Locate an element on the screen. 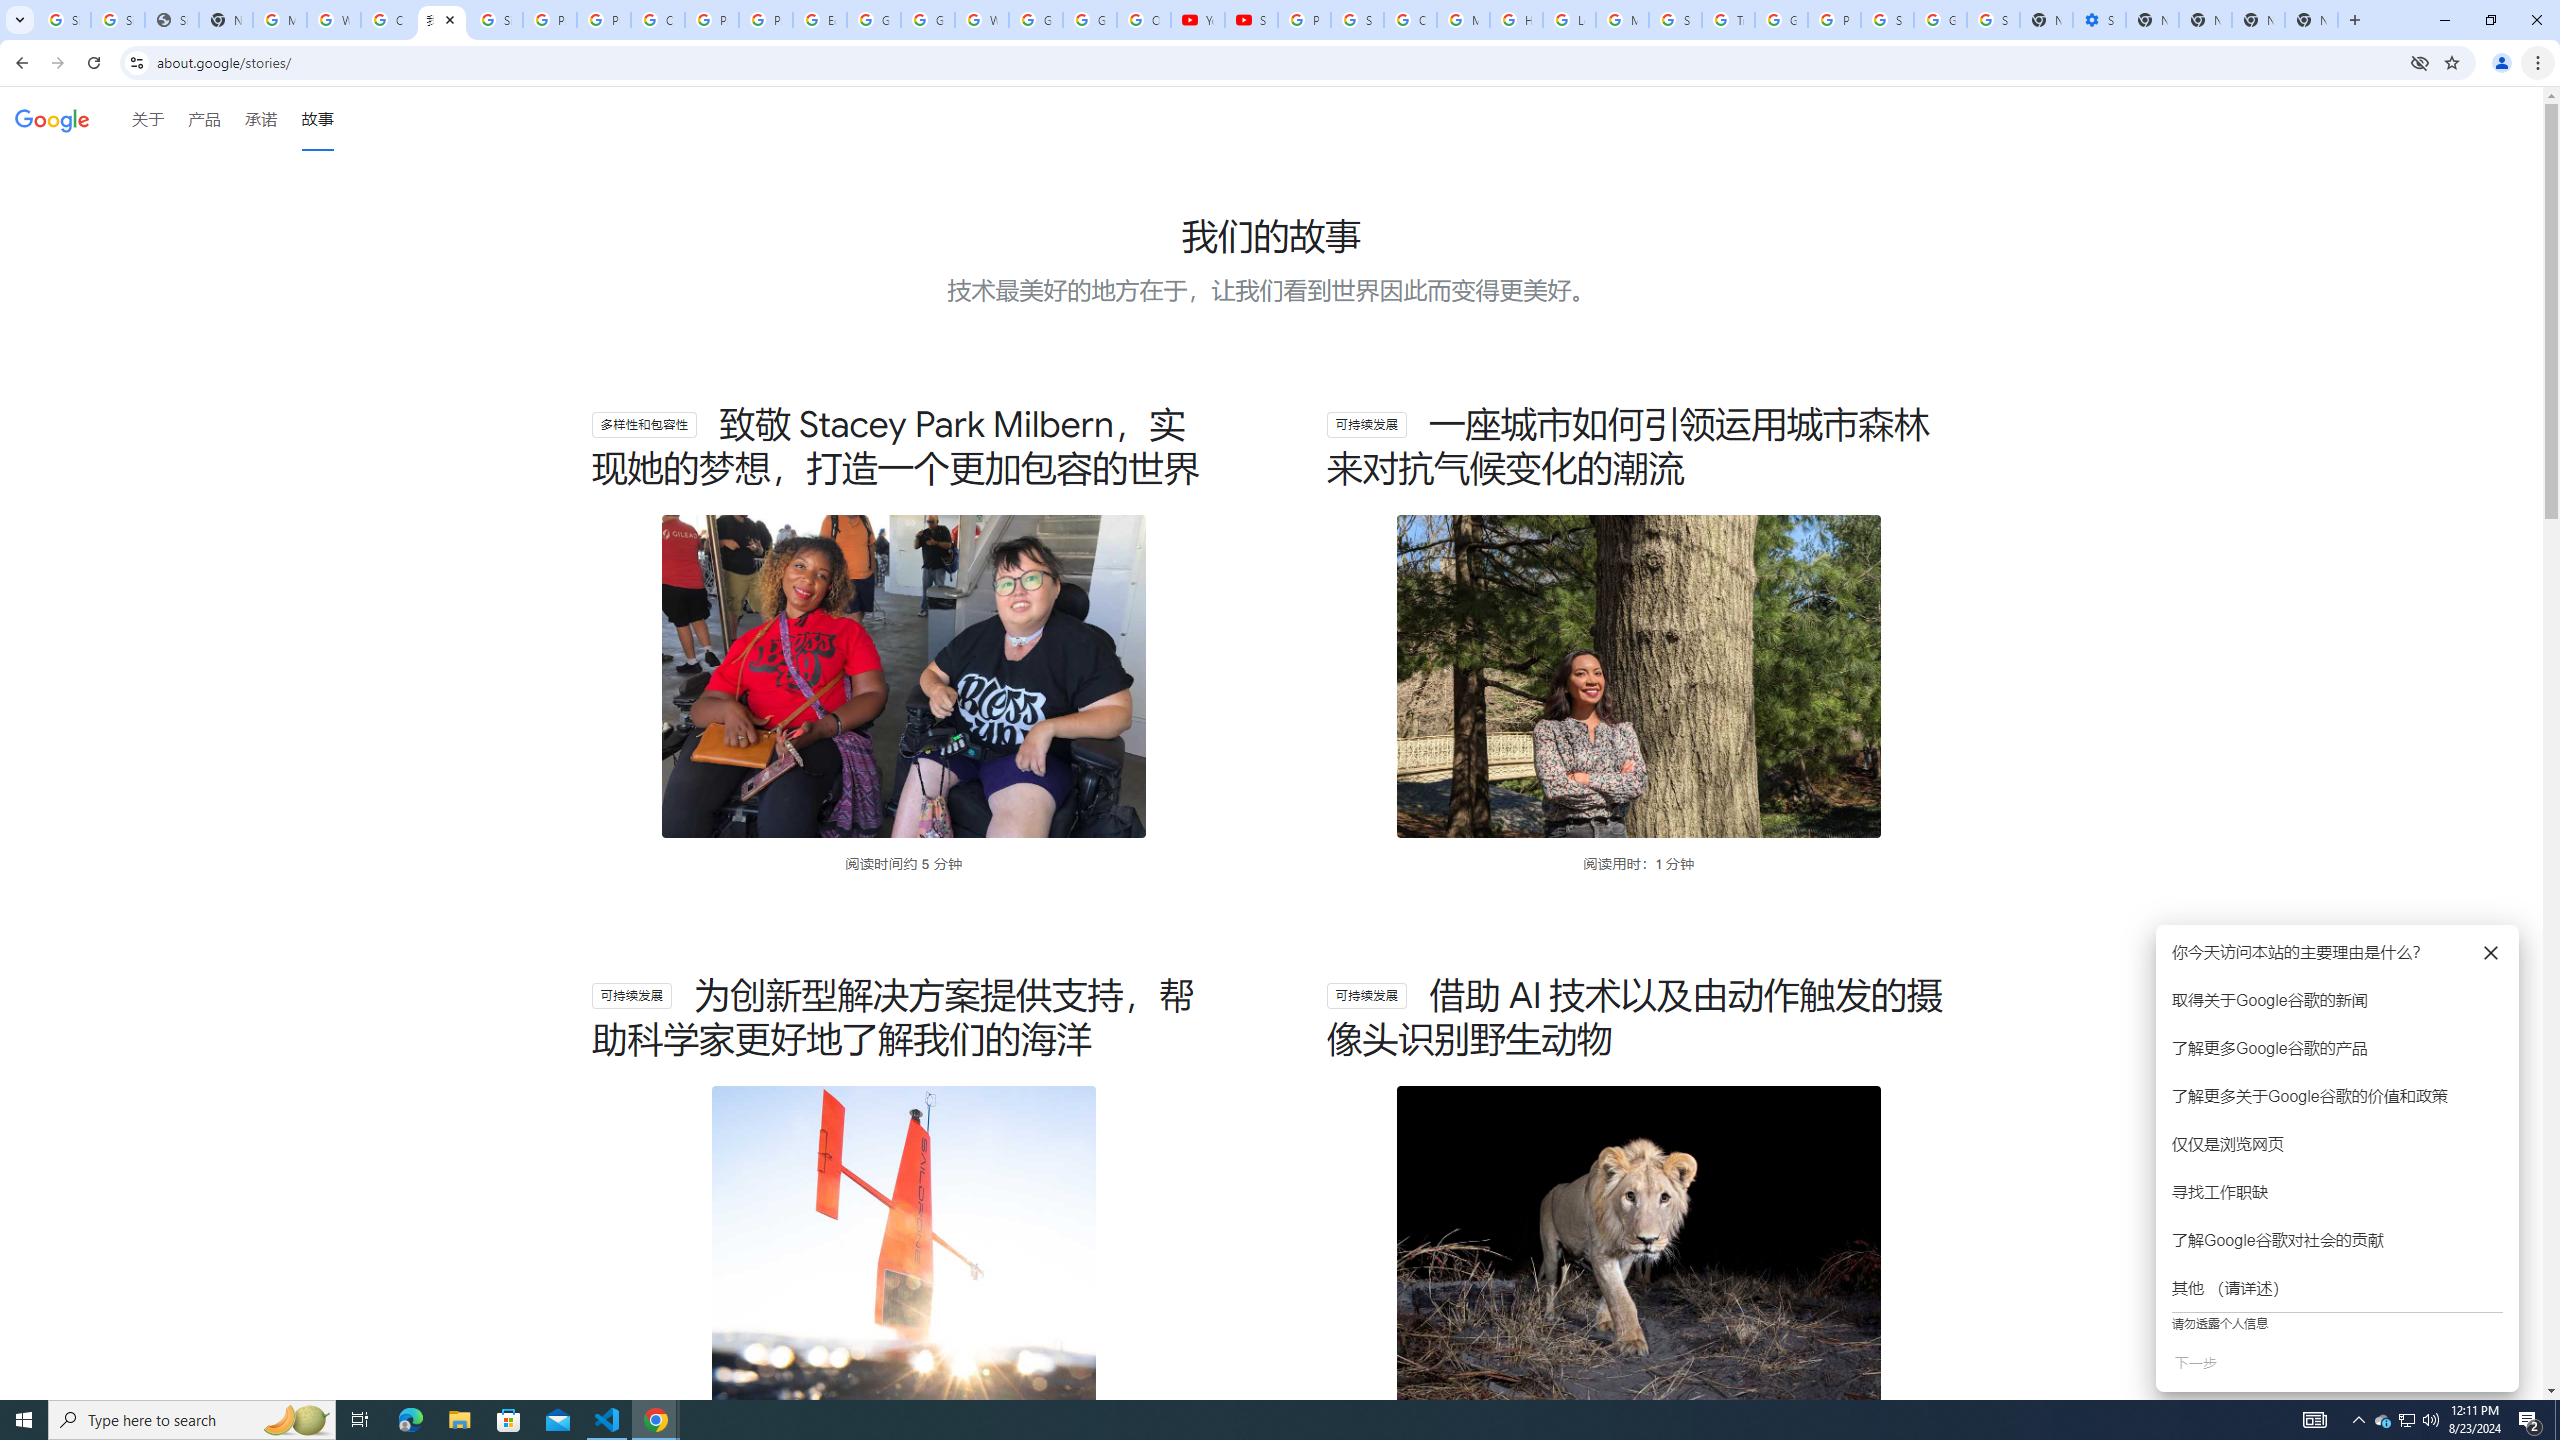 Image resolution: width=2560 pixels, height=1440 pixels. 'Google Cybersecurity Innovations - Google Safety Center' is located at coordinates (1940, 19).